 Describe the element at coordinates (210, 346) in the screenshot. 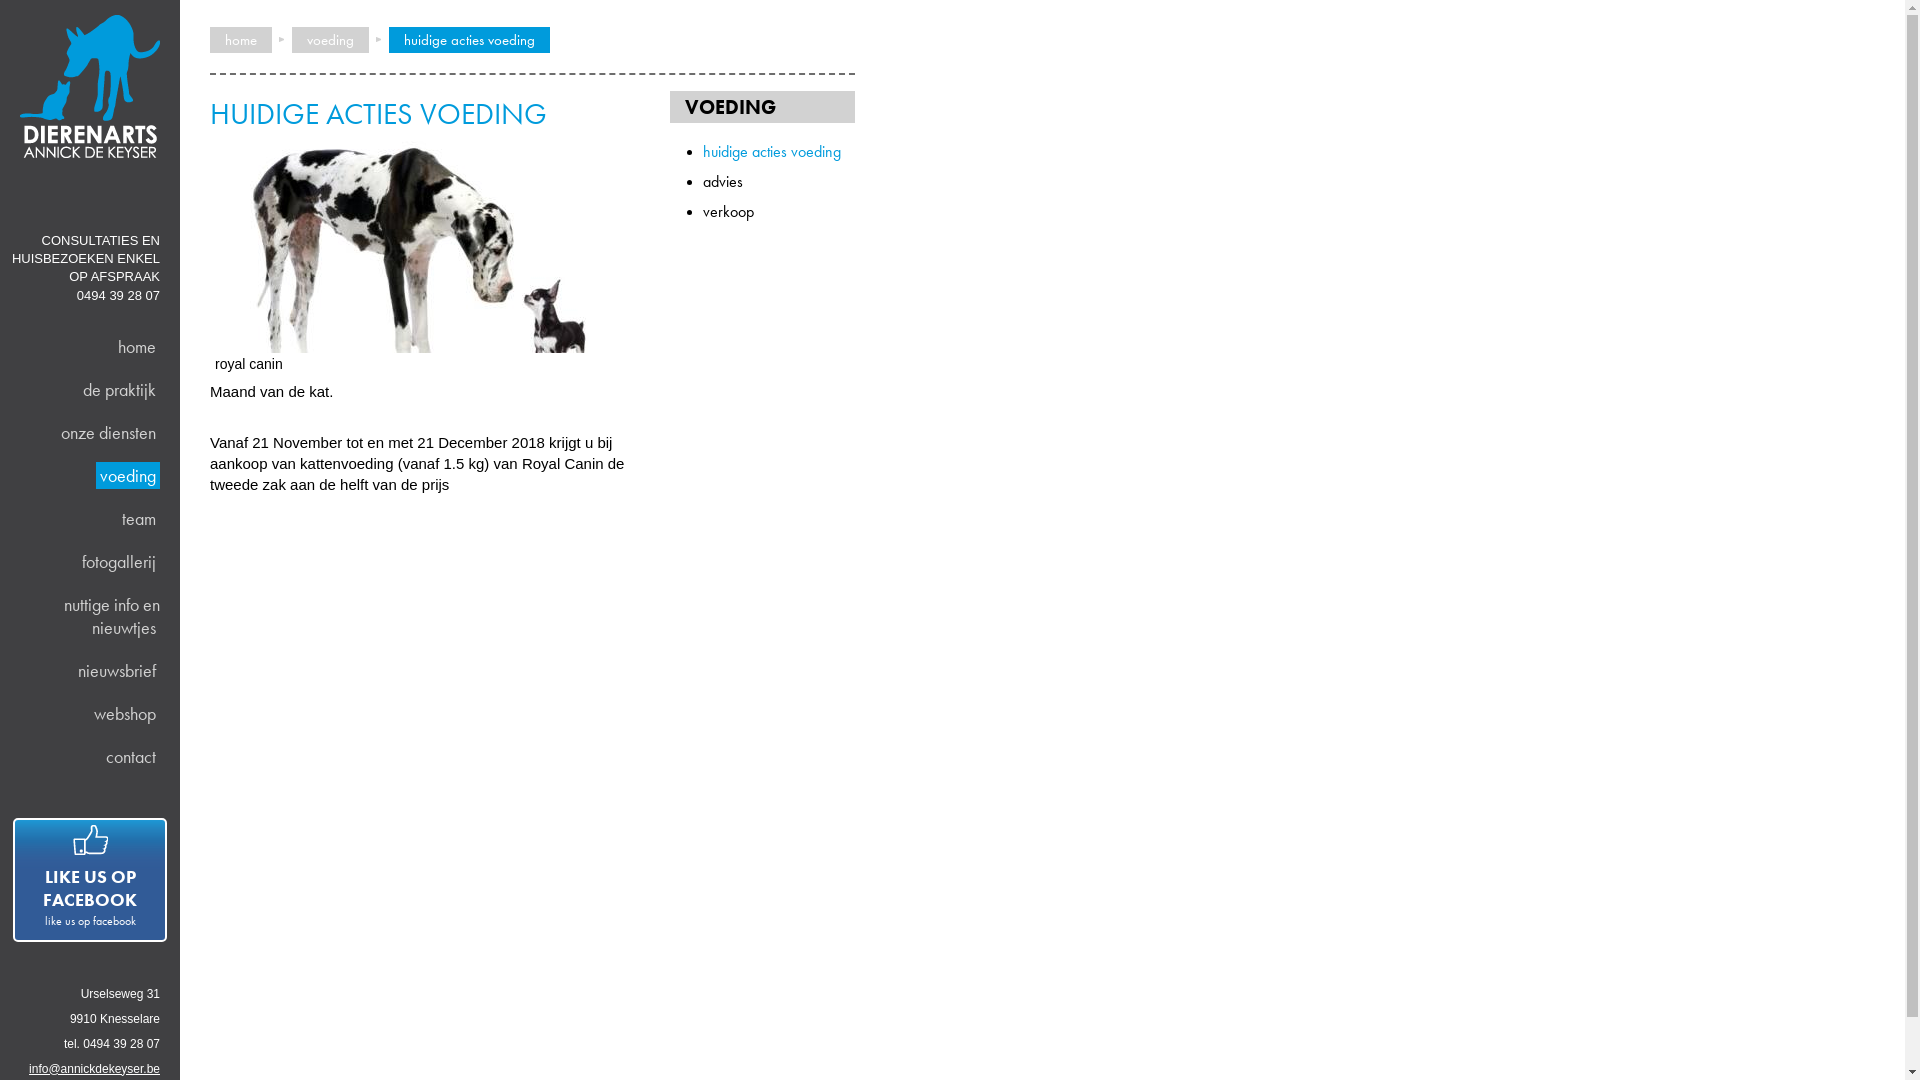

I see `'royal canin'` at that location.